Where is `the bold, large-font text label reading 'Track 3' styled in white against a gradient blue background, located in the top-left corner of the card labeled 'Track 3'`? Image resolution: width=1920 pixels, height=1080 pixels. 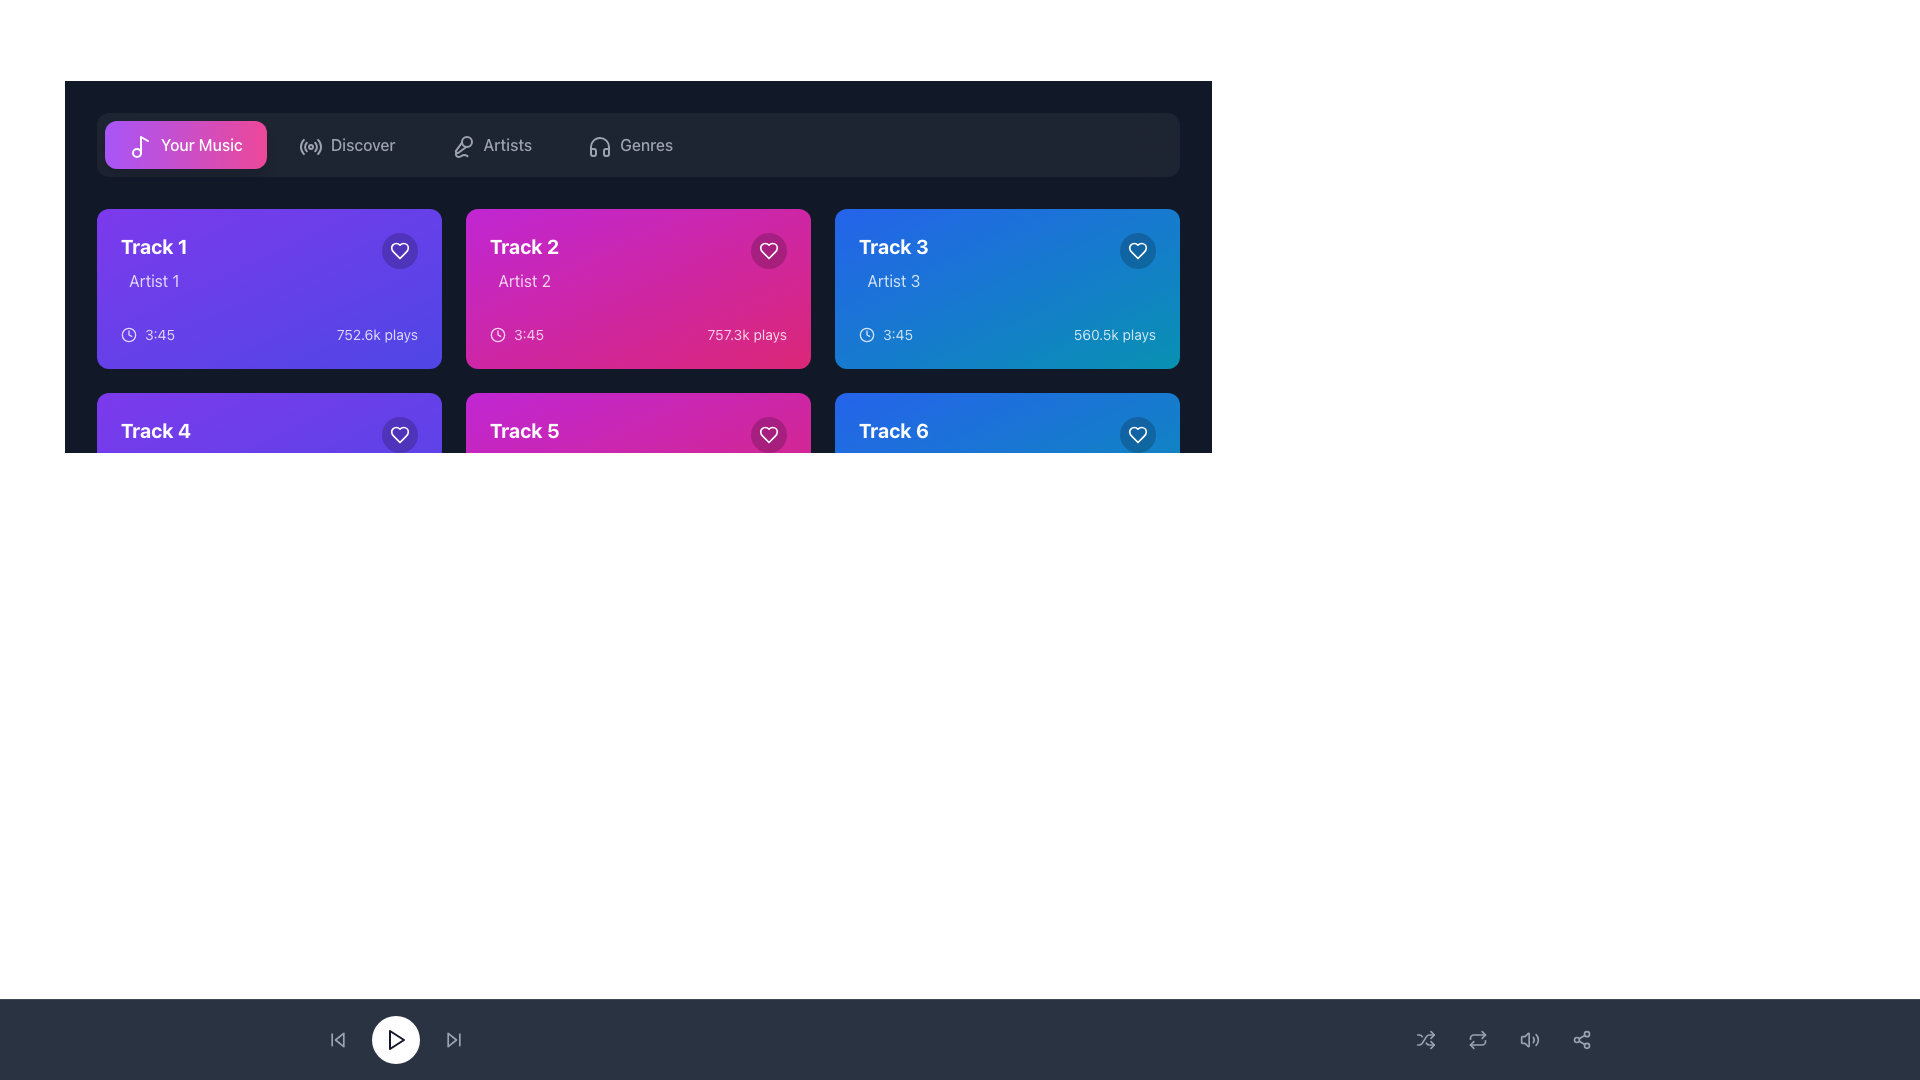
the bold, large-font text label reading 'Track 3' styled in white against a gradient blue background, located in the top-left corner of the card labeled 'Track 3' is located at coordinates (892, 245).